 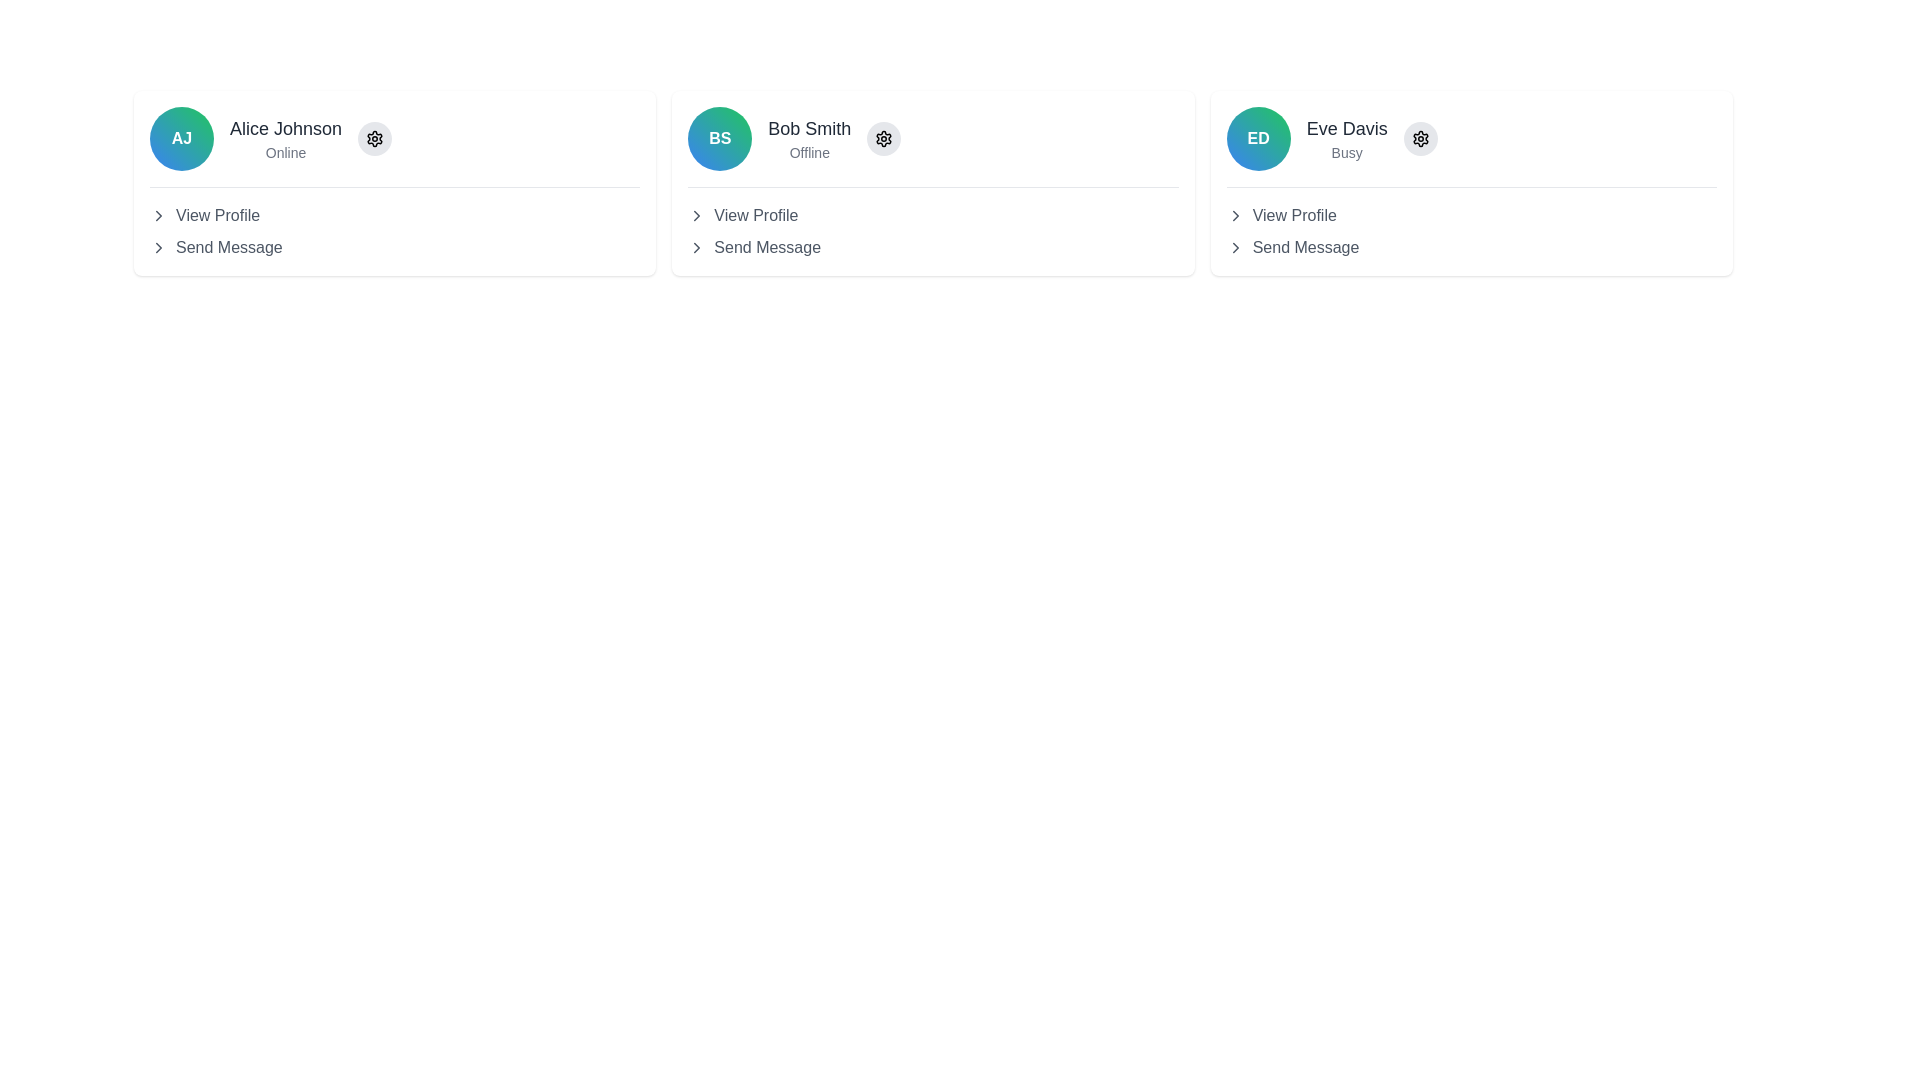 What do you see at coordinates (697, 216) in the screenshot?
I see `the navigational icon located to the left of the 'View Profile' text associated with user Bob Smith to proceed to the profile details` at bounding box center [697, 216].